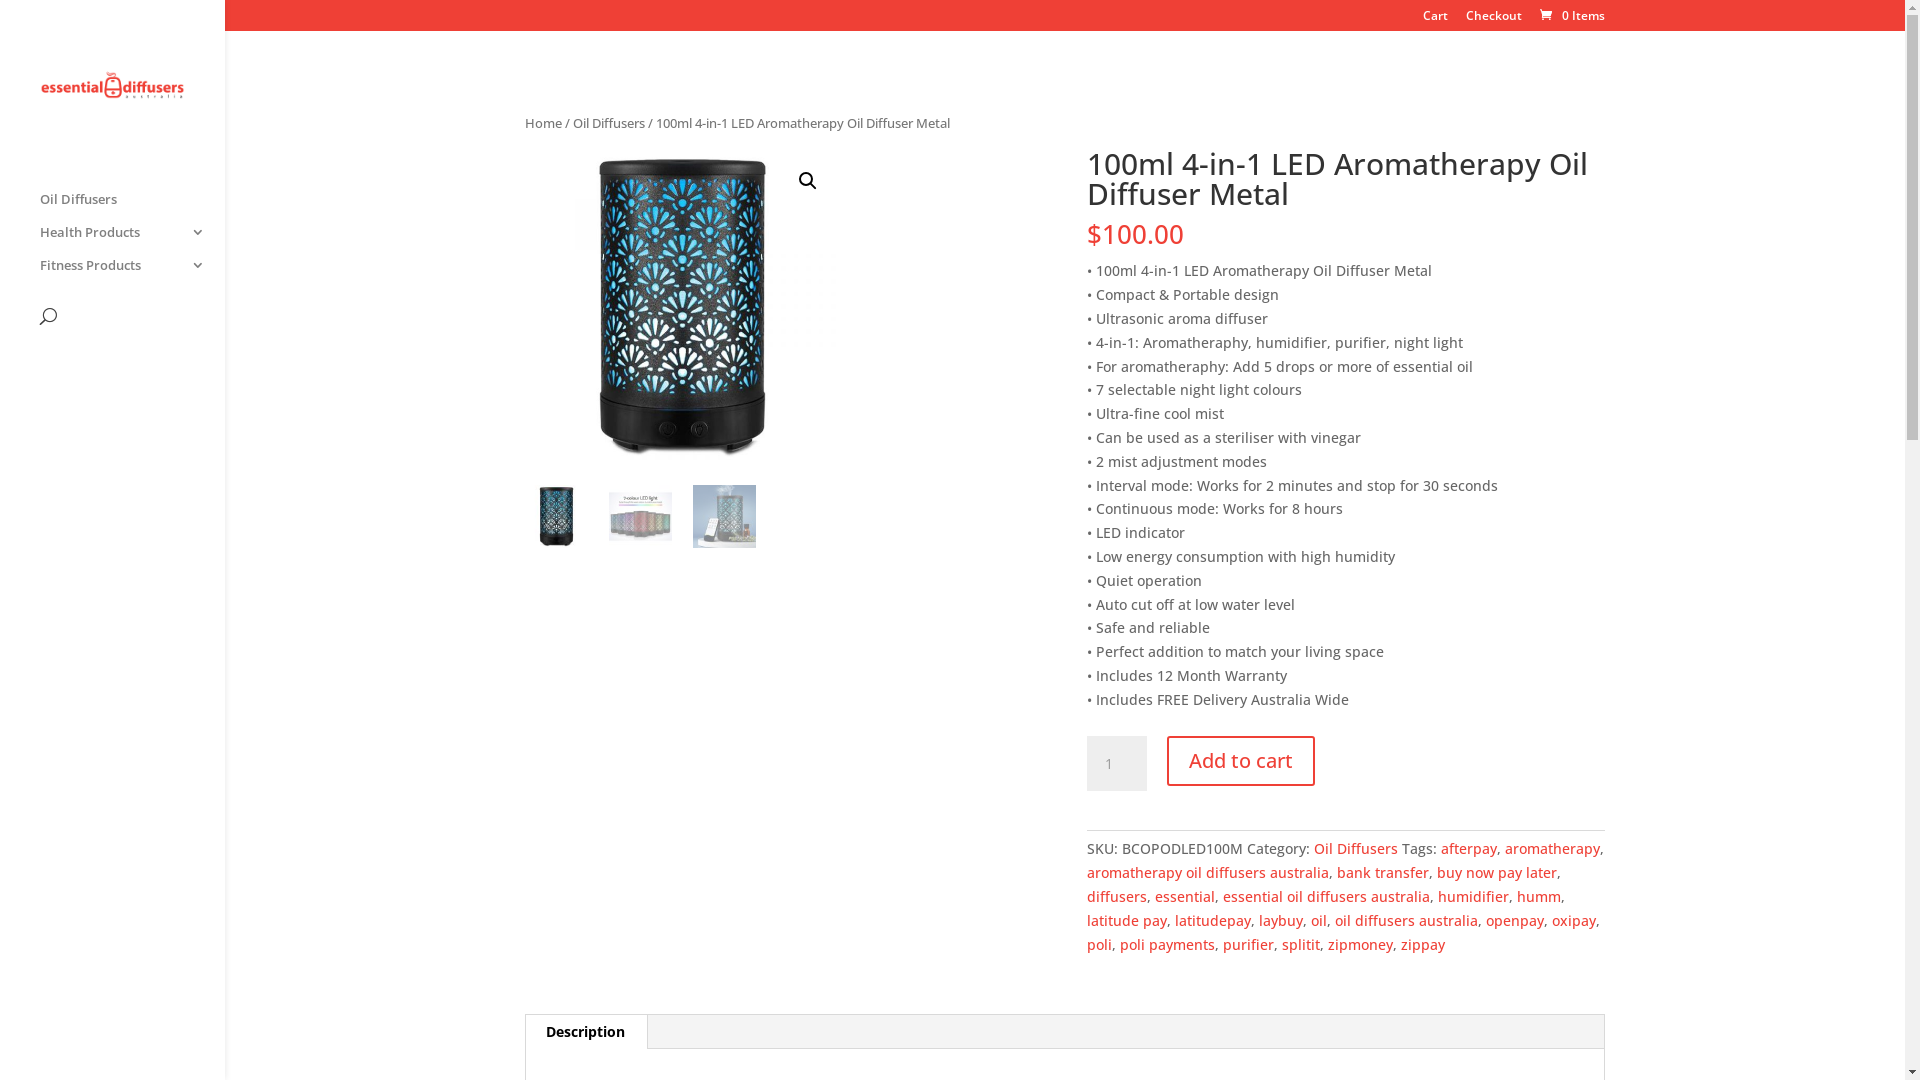  Describe the element at coordinates (543, 123) in the screenshot. I see `'Home'` at that location.